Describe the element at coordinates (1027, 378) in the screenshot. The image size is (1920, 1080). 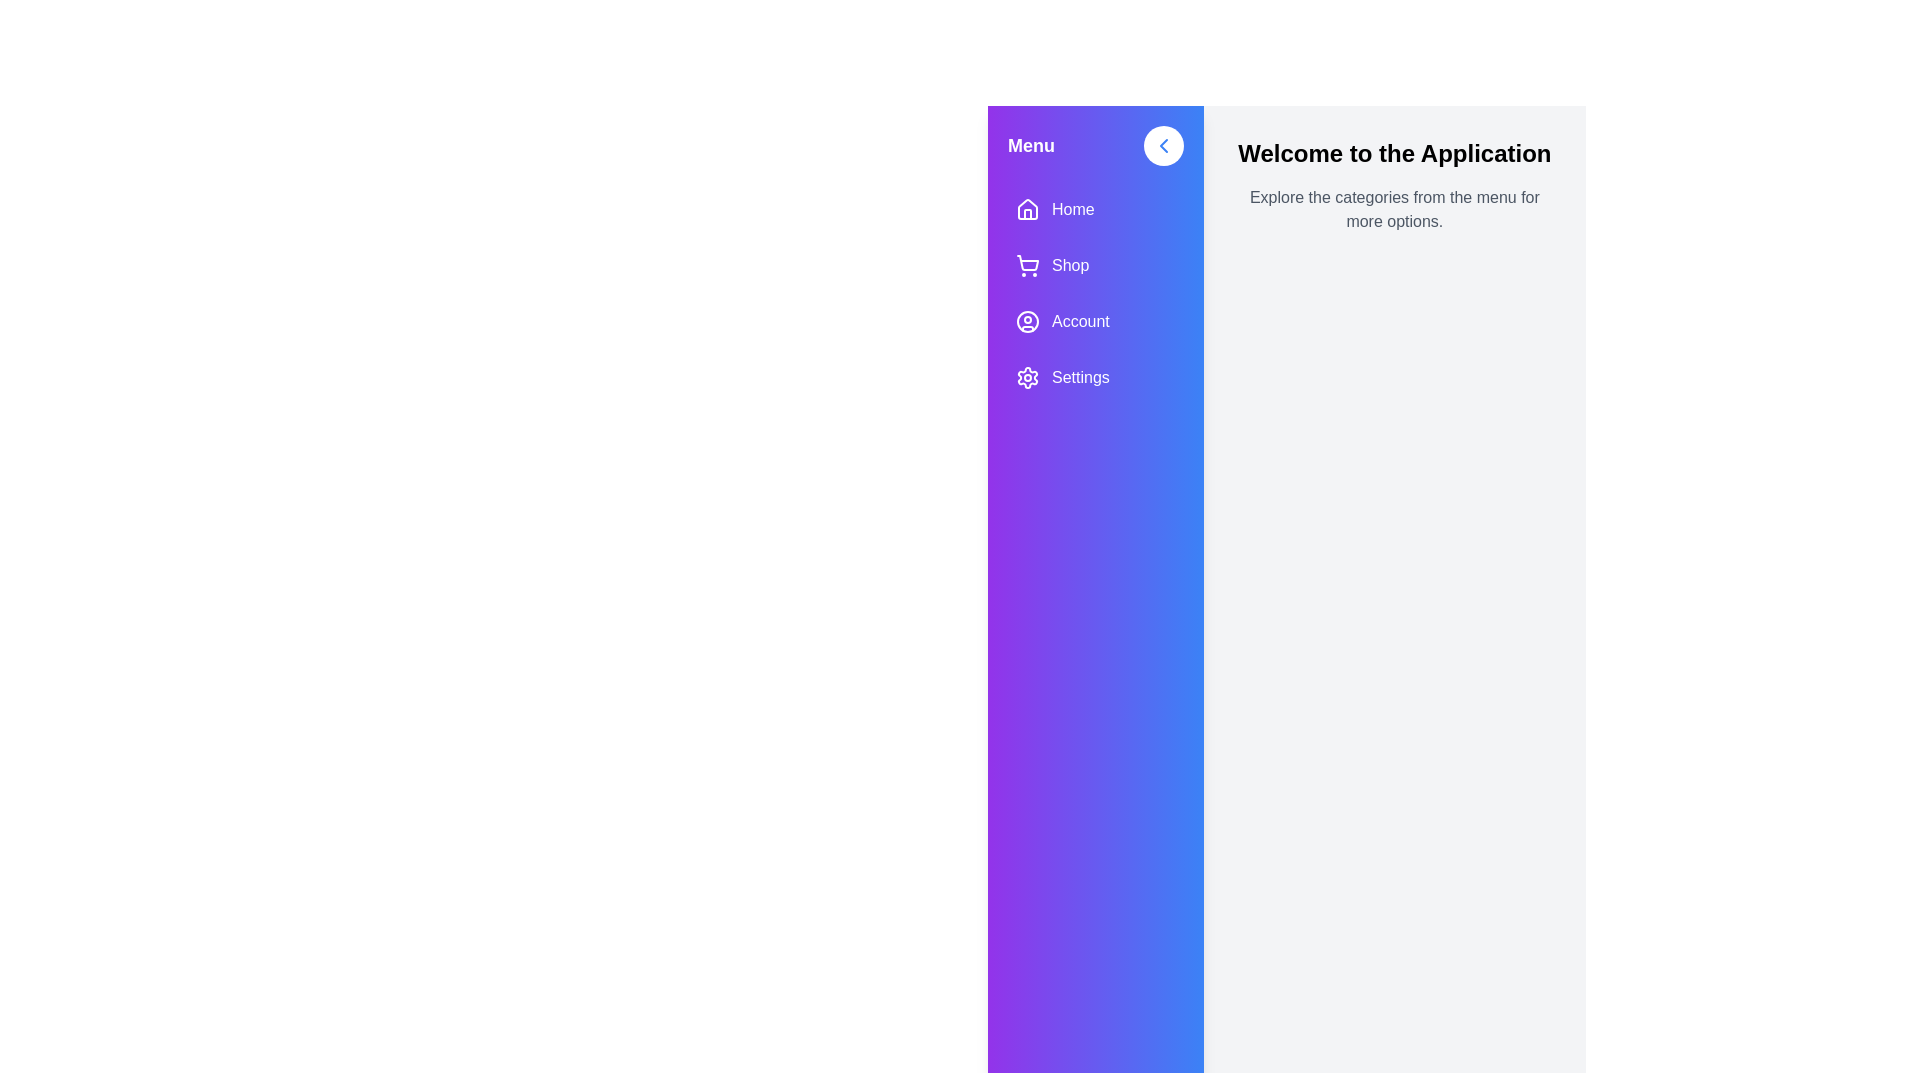
I see `the purple gear-shaped icon in the sidebar menu` at that location.